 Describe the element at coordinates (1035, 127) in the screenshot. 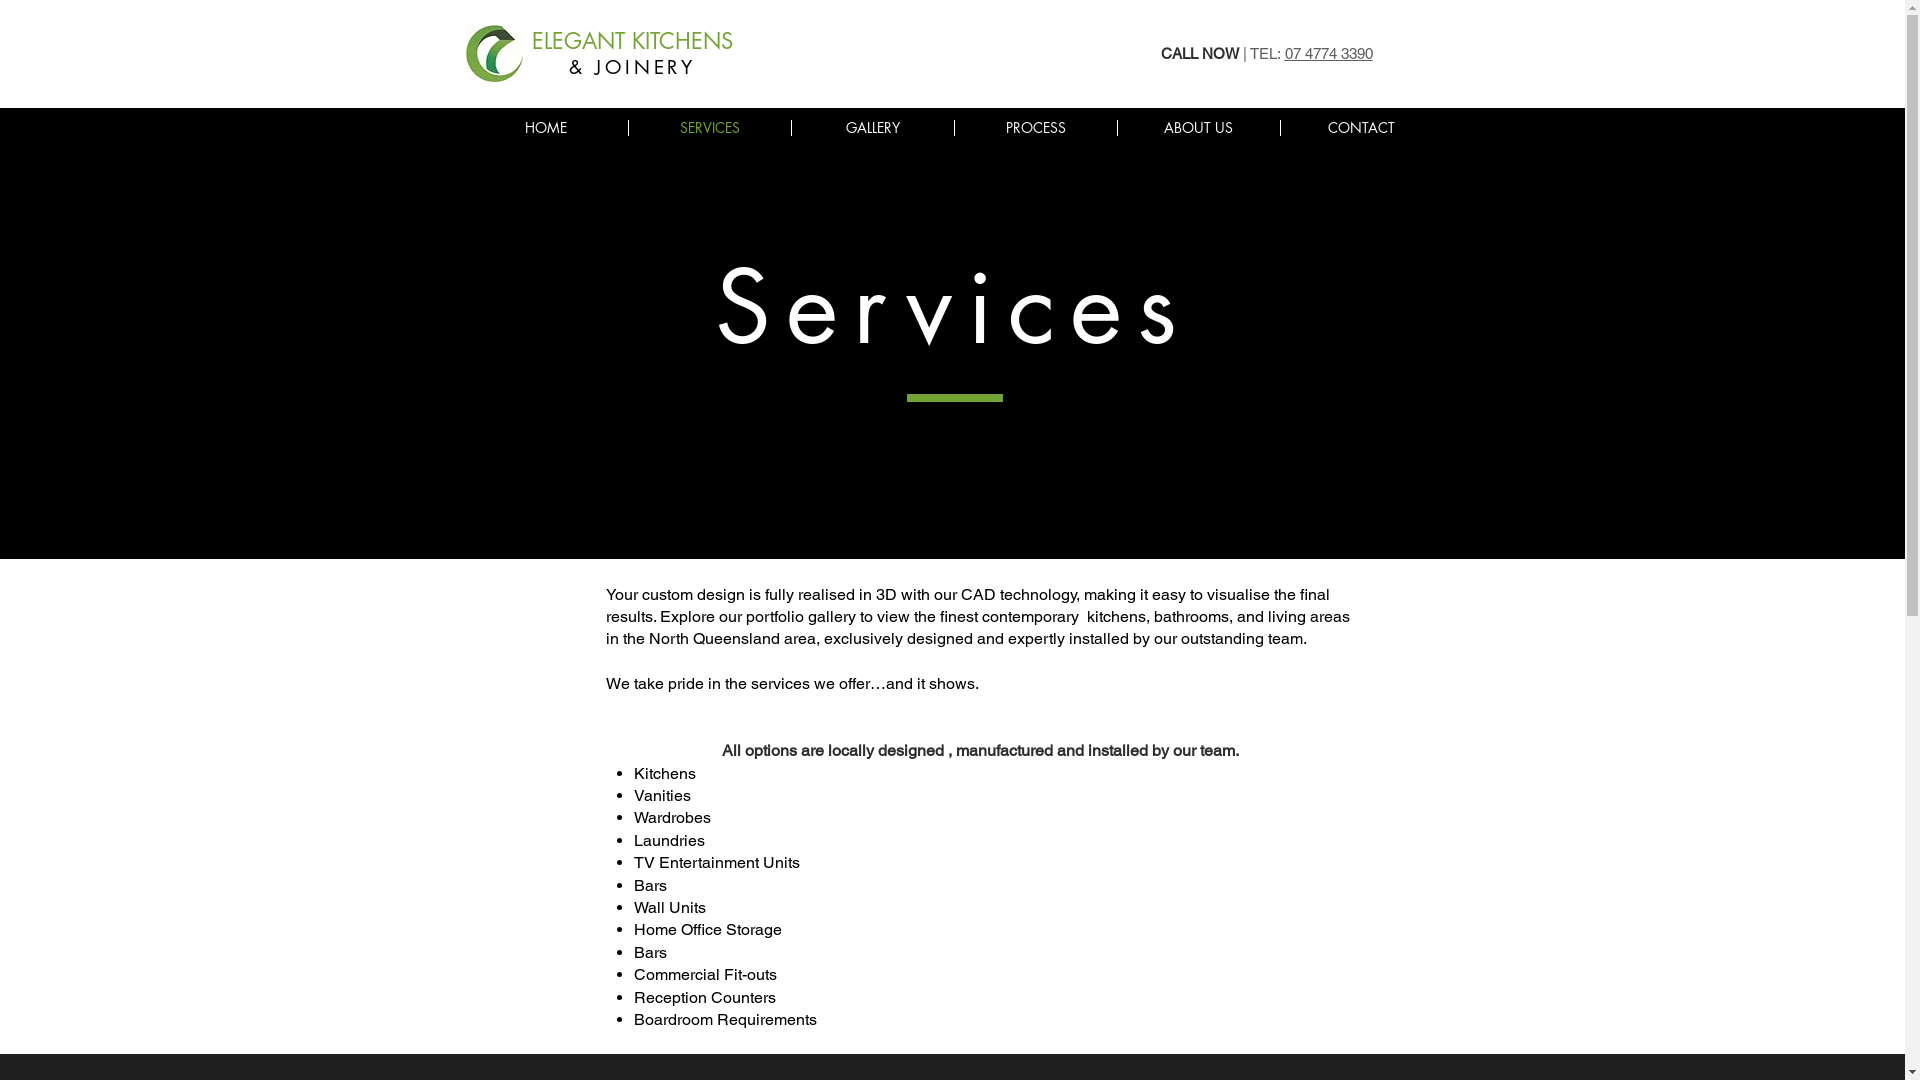

I see `'PROCESS'` at that location.